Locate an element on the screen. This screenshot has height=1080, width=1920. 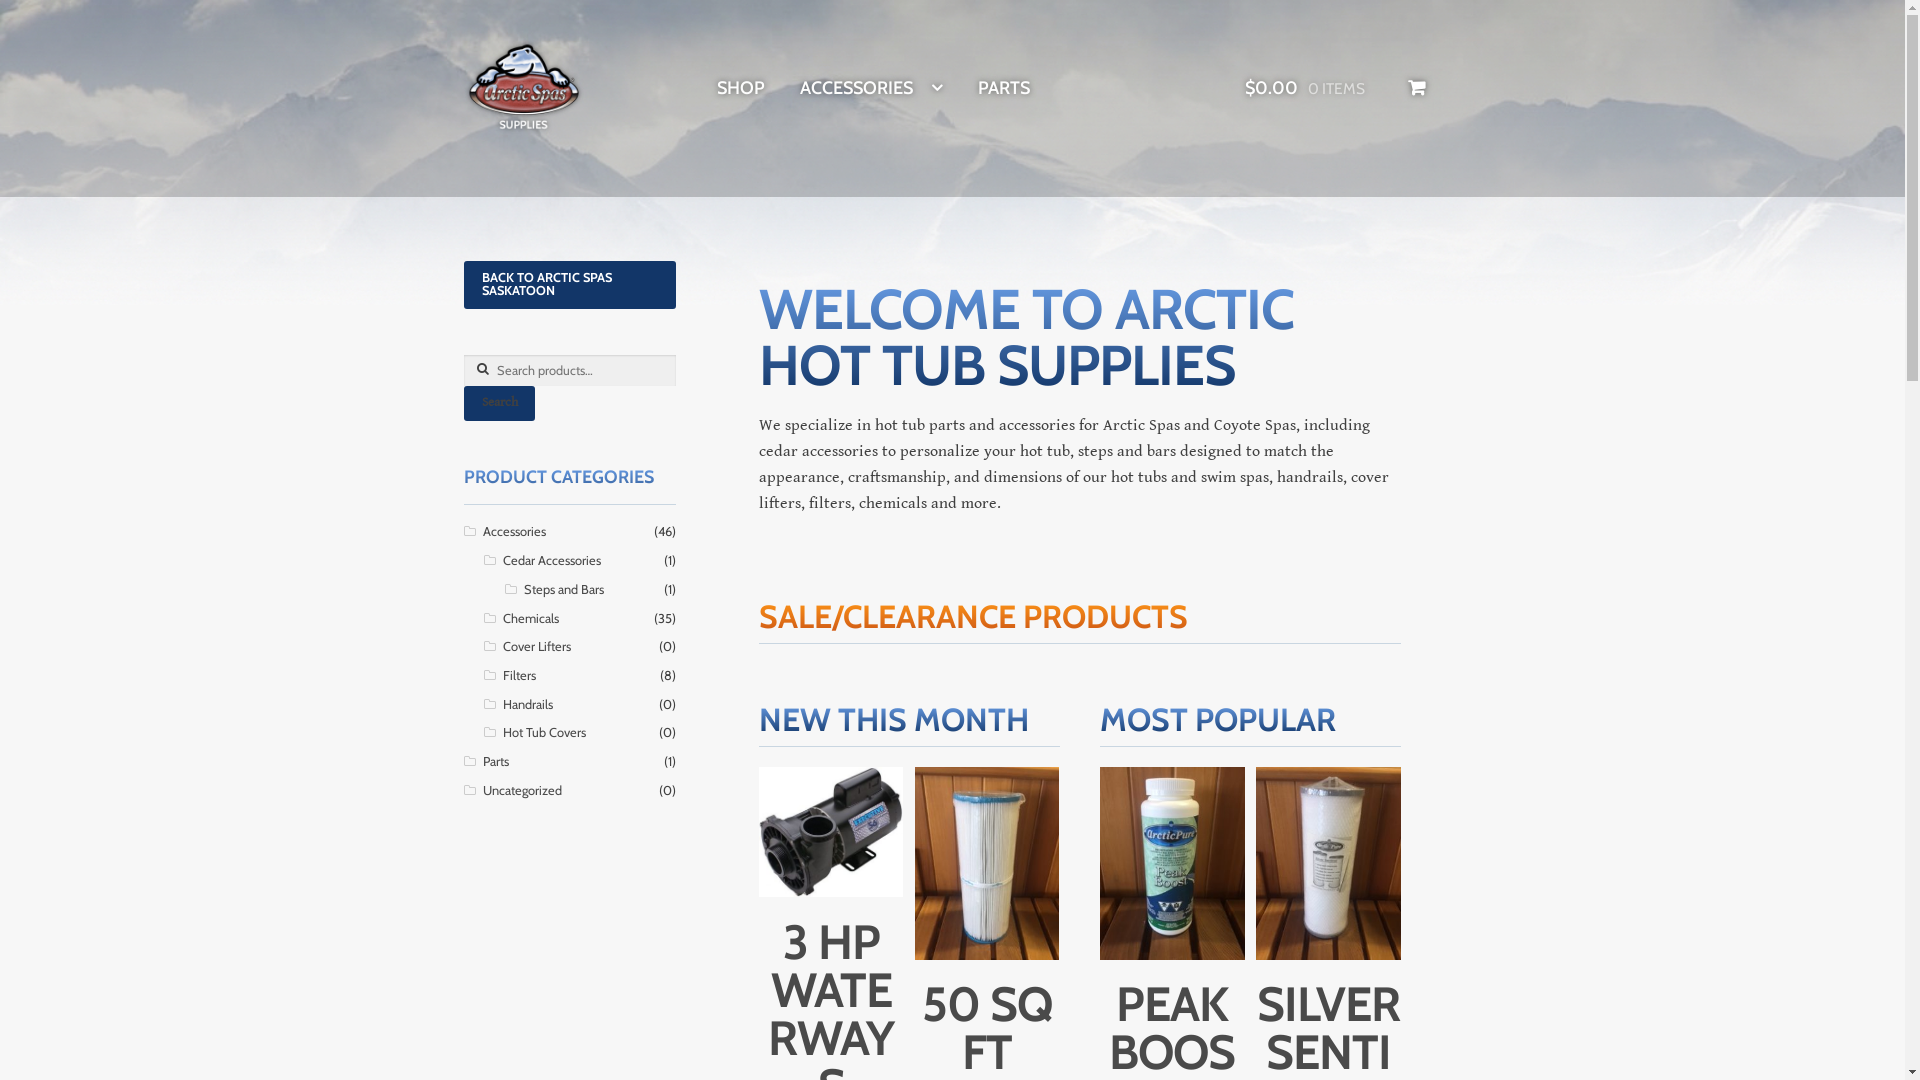
'Cedar Accessories' is located at coordinates (552, 560).